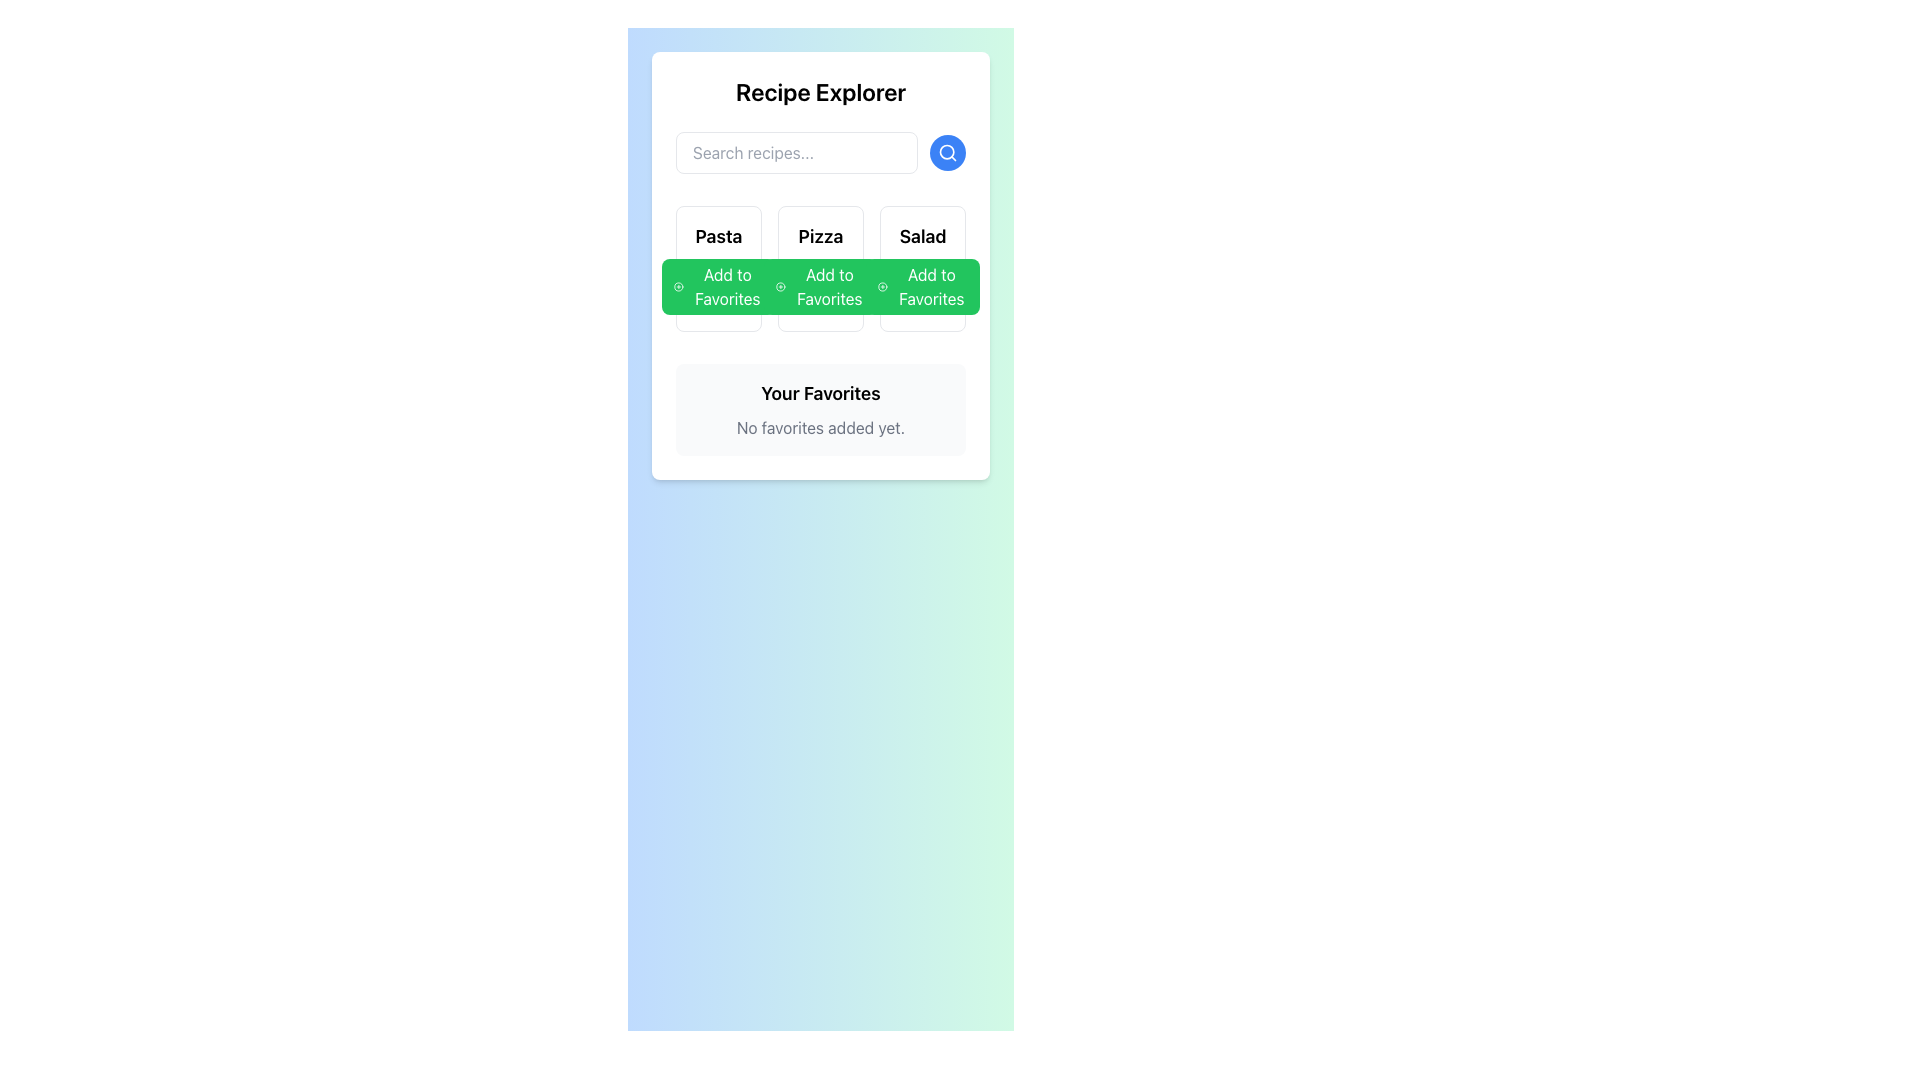 The image size is (1920, 1080). Describe the element at coordinates (947, 152) in the screenshot. I see `the blue circular button with a white magnifying glass icon` at that location.